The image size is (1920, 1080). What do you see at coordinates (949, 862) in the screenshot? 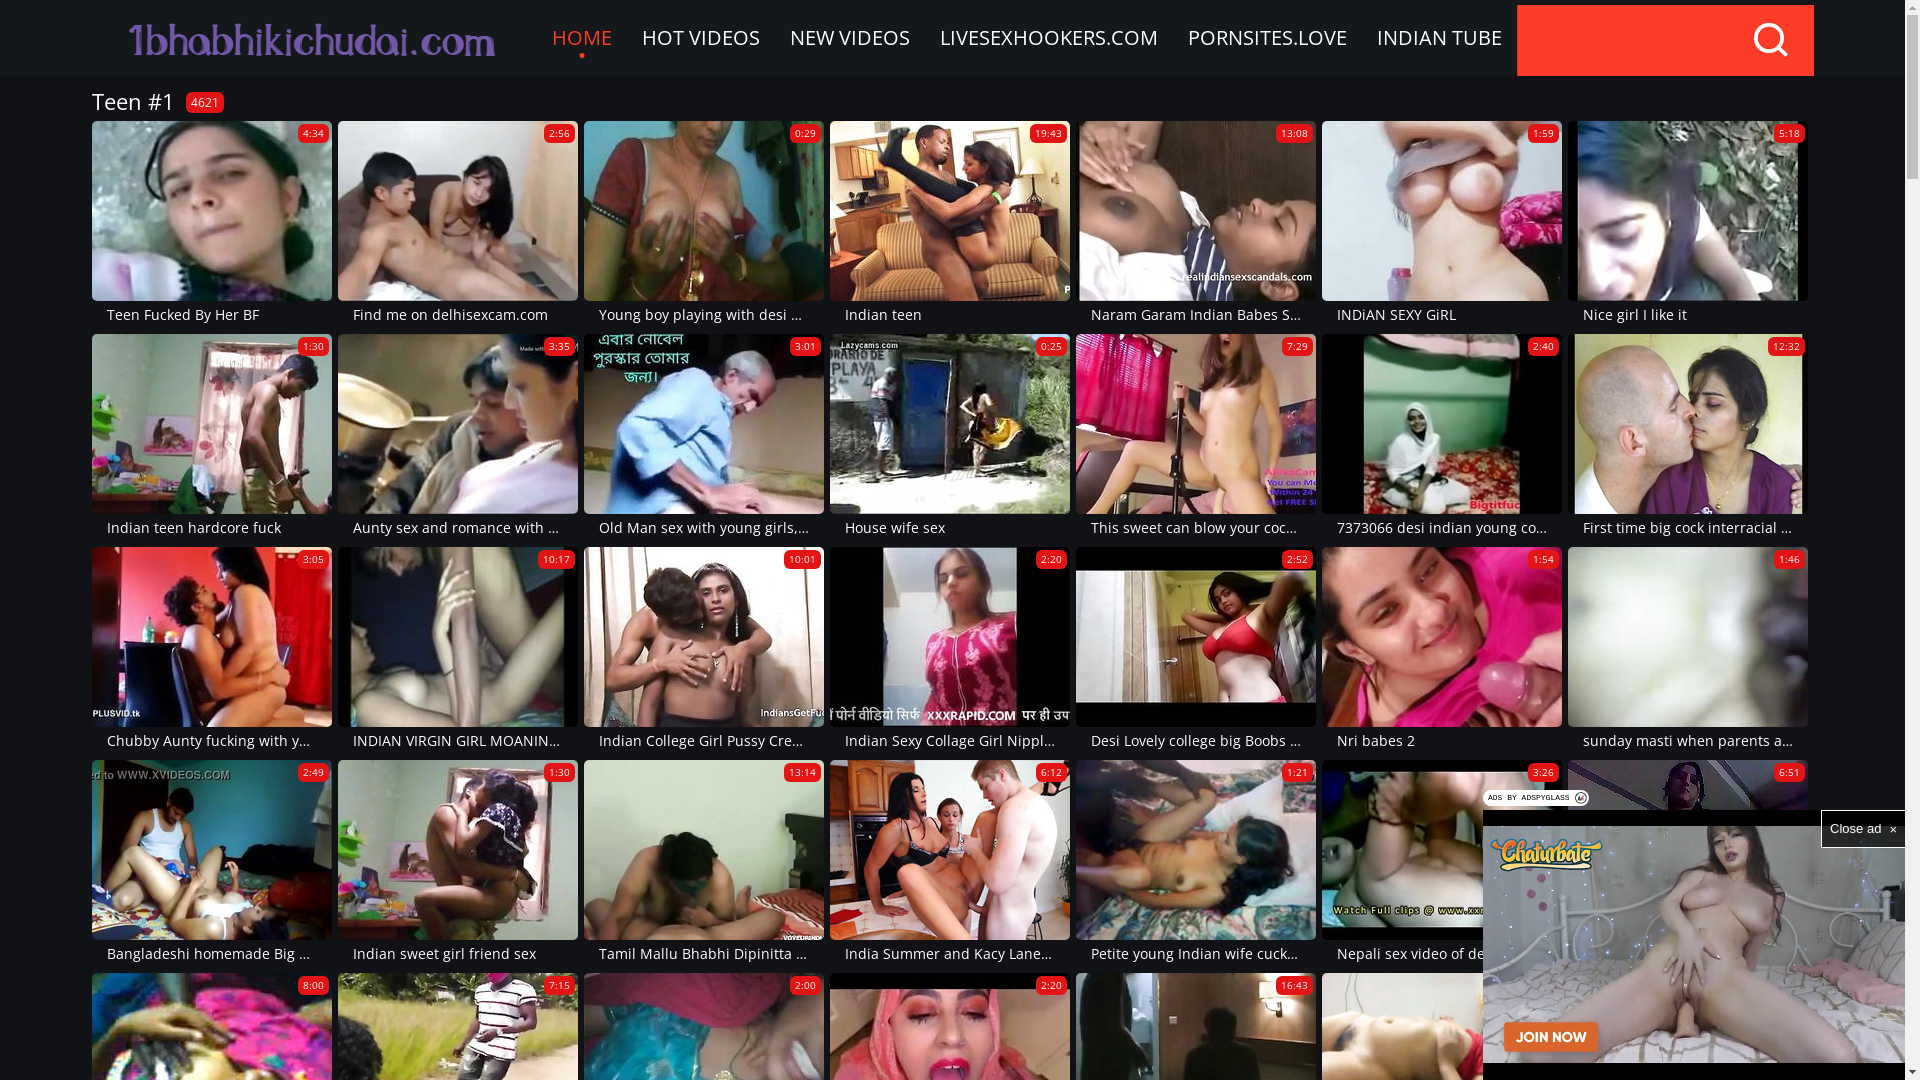
I see `'6:12` at bounding box center [949, 862].